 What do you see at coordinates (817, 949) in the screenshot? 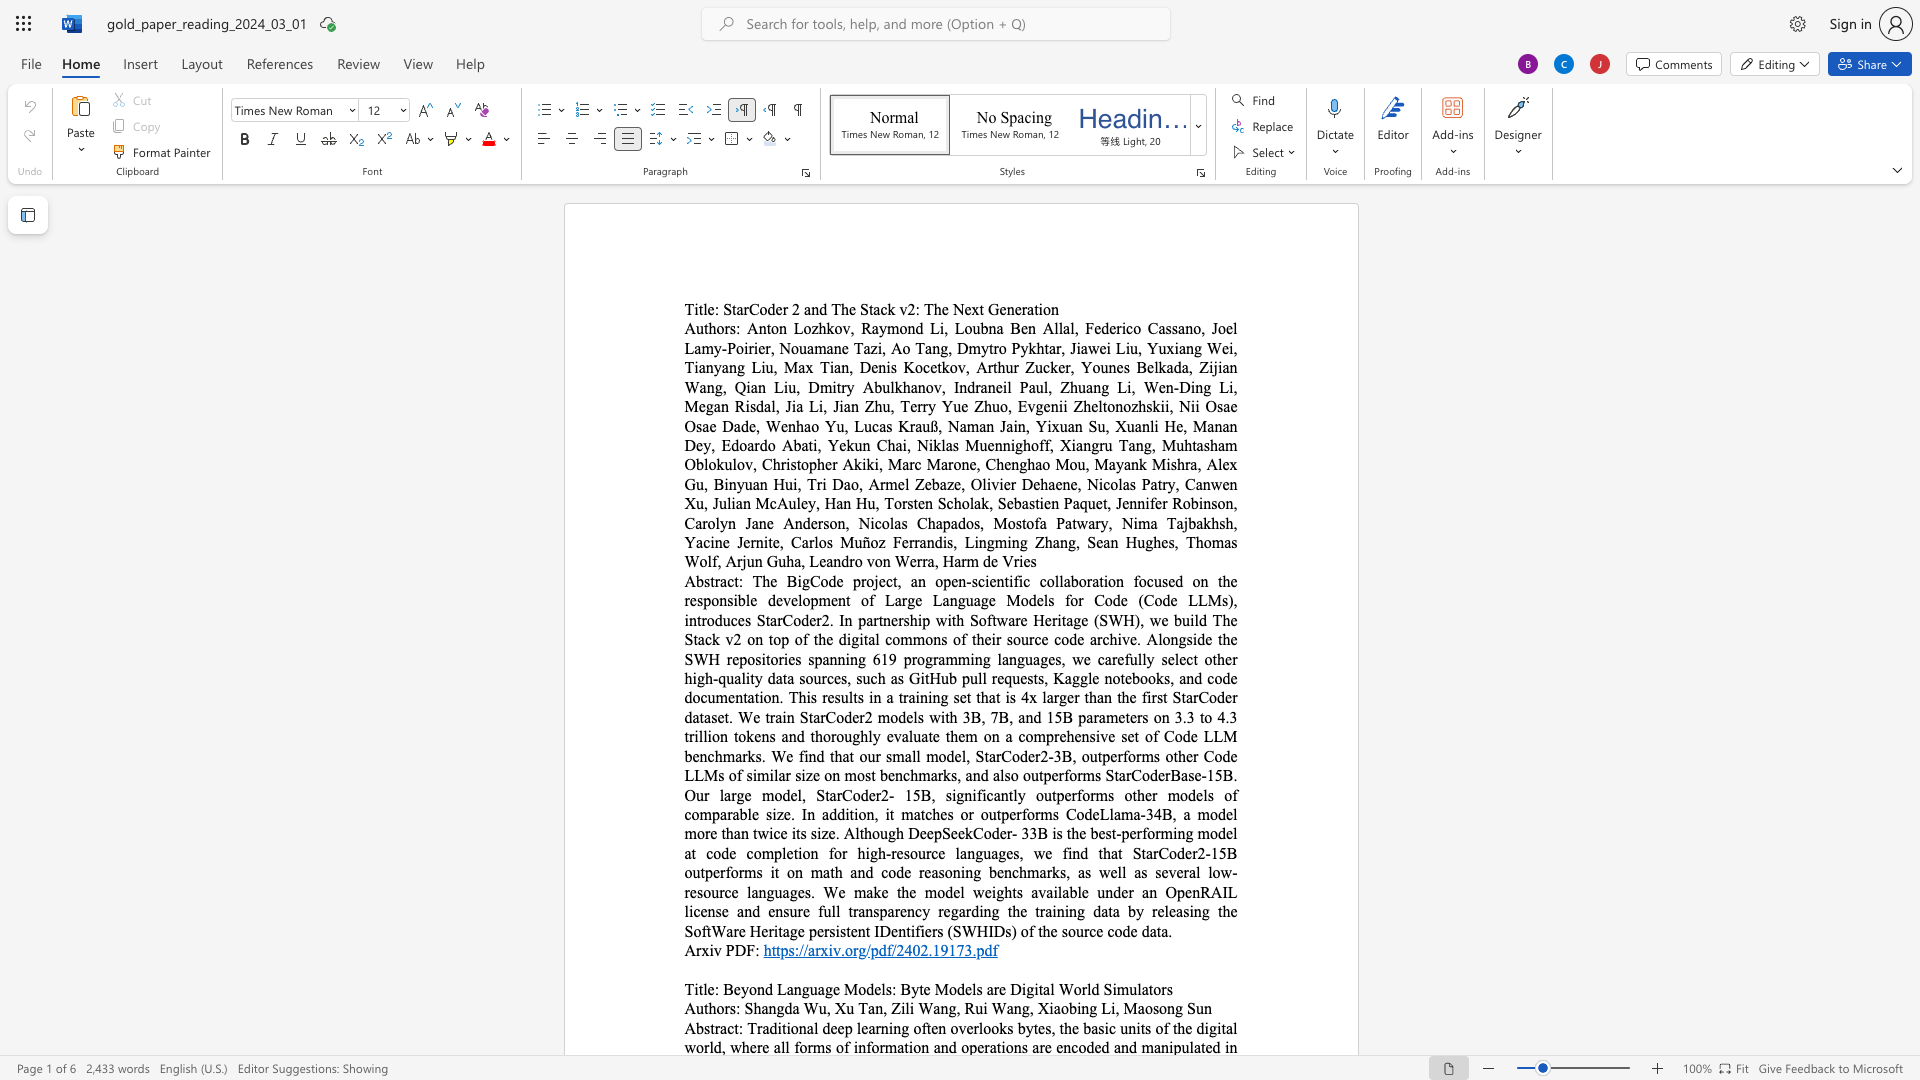
I see `the 1th character "r" in the text` at bounding box center [817, 949].